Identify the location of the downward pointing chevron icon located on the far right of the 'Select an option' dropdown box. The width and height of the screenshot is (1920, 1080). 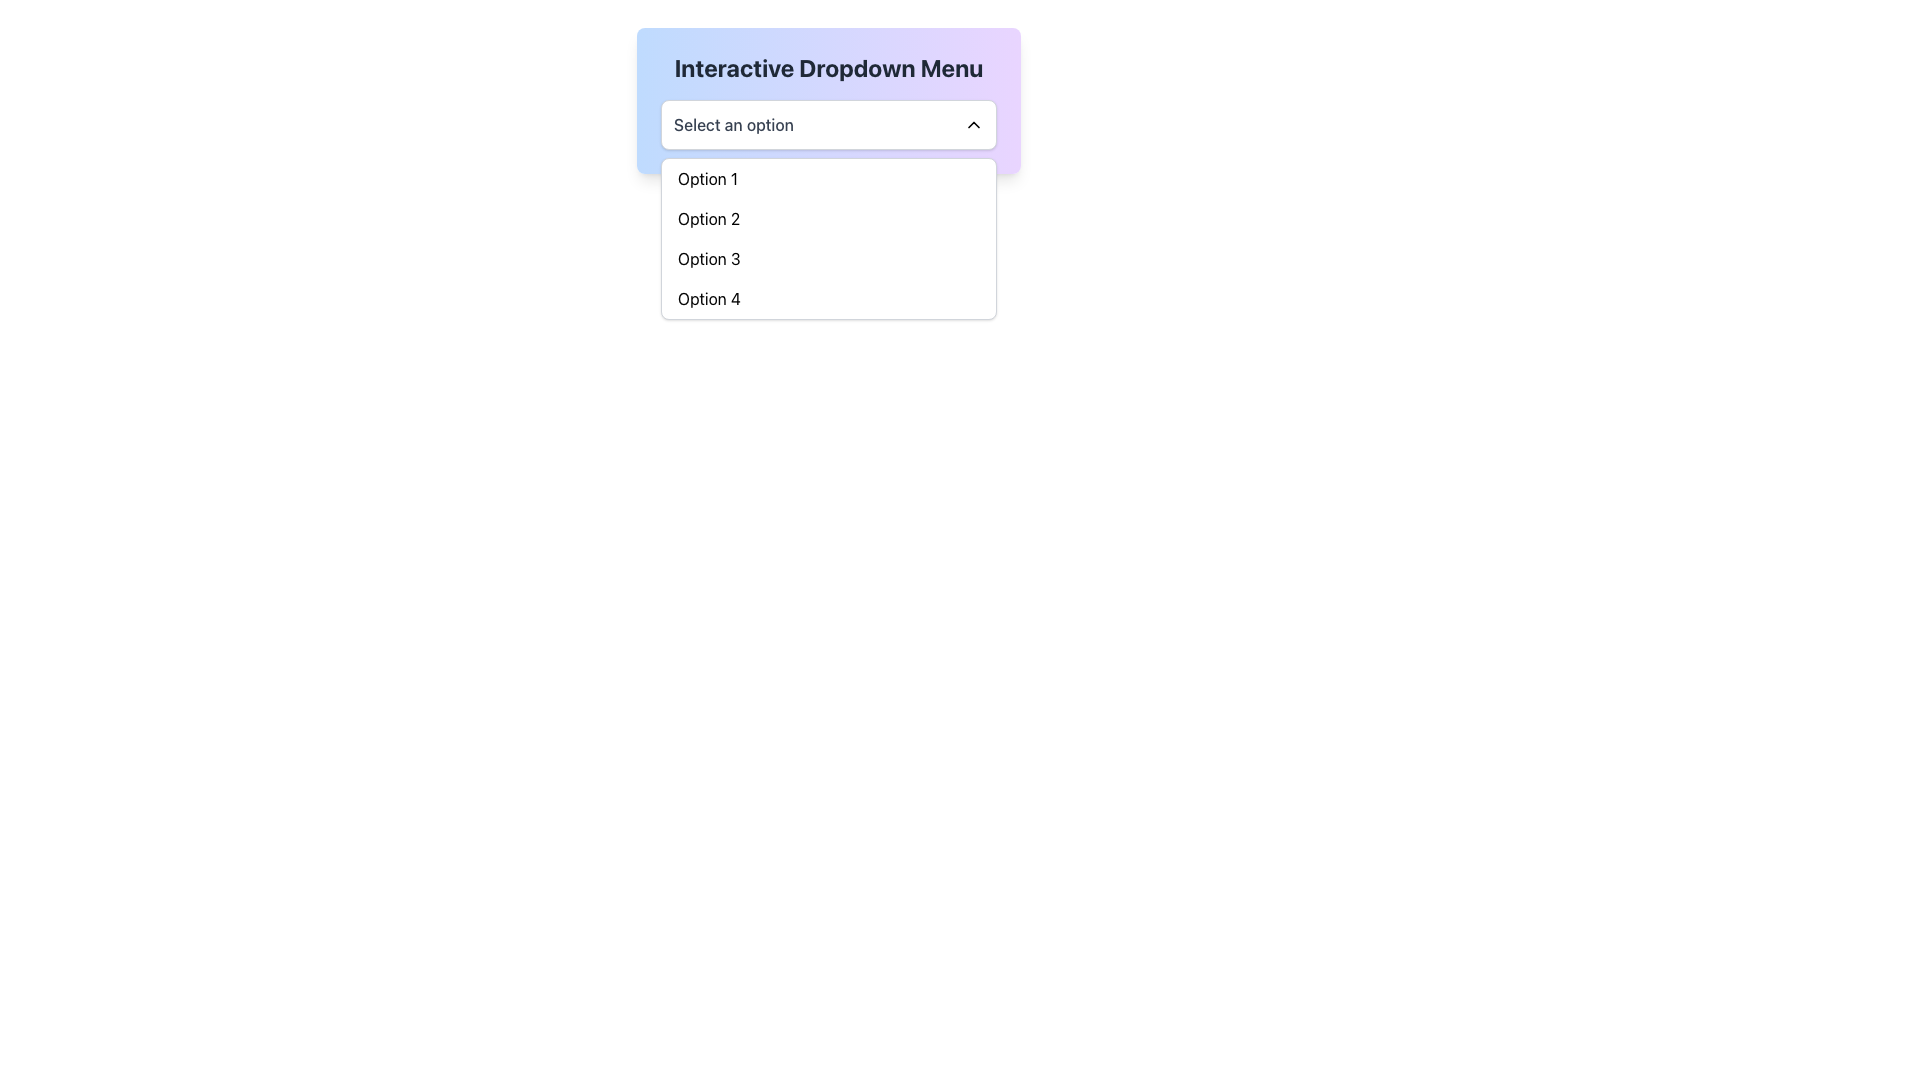
(974, 124).